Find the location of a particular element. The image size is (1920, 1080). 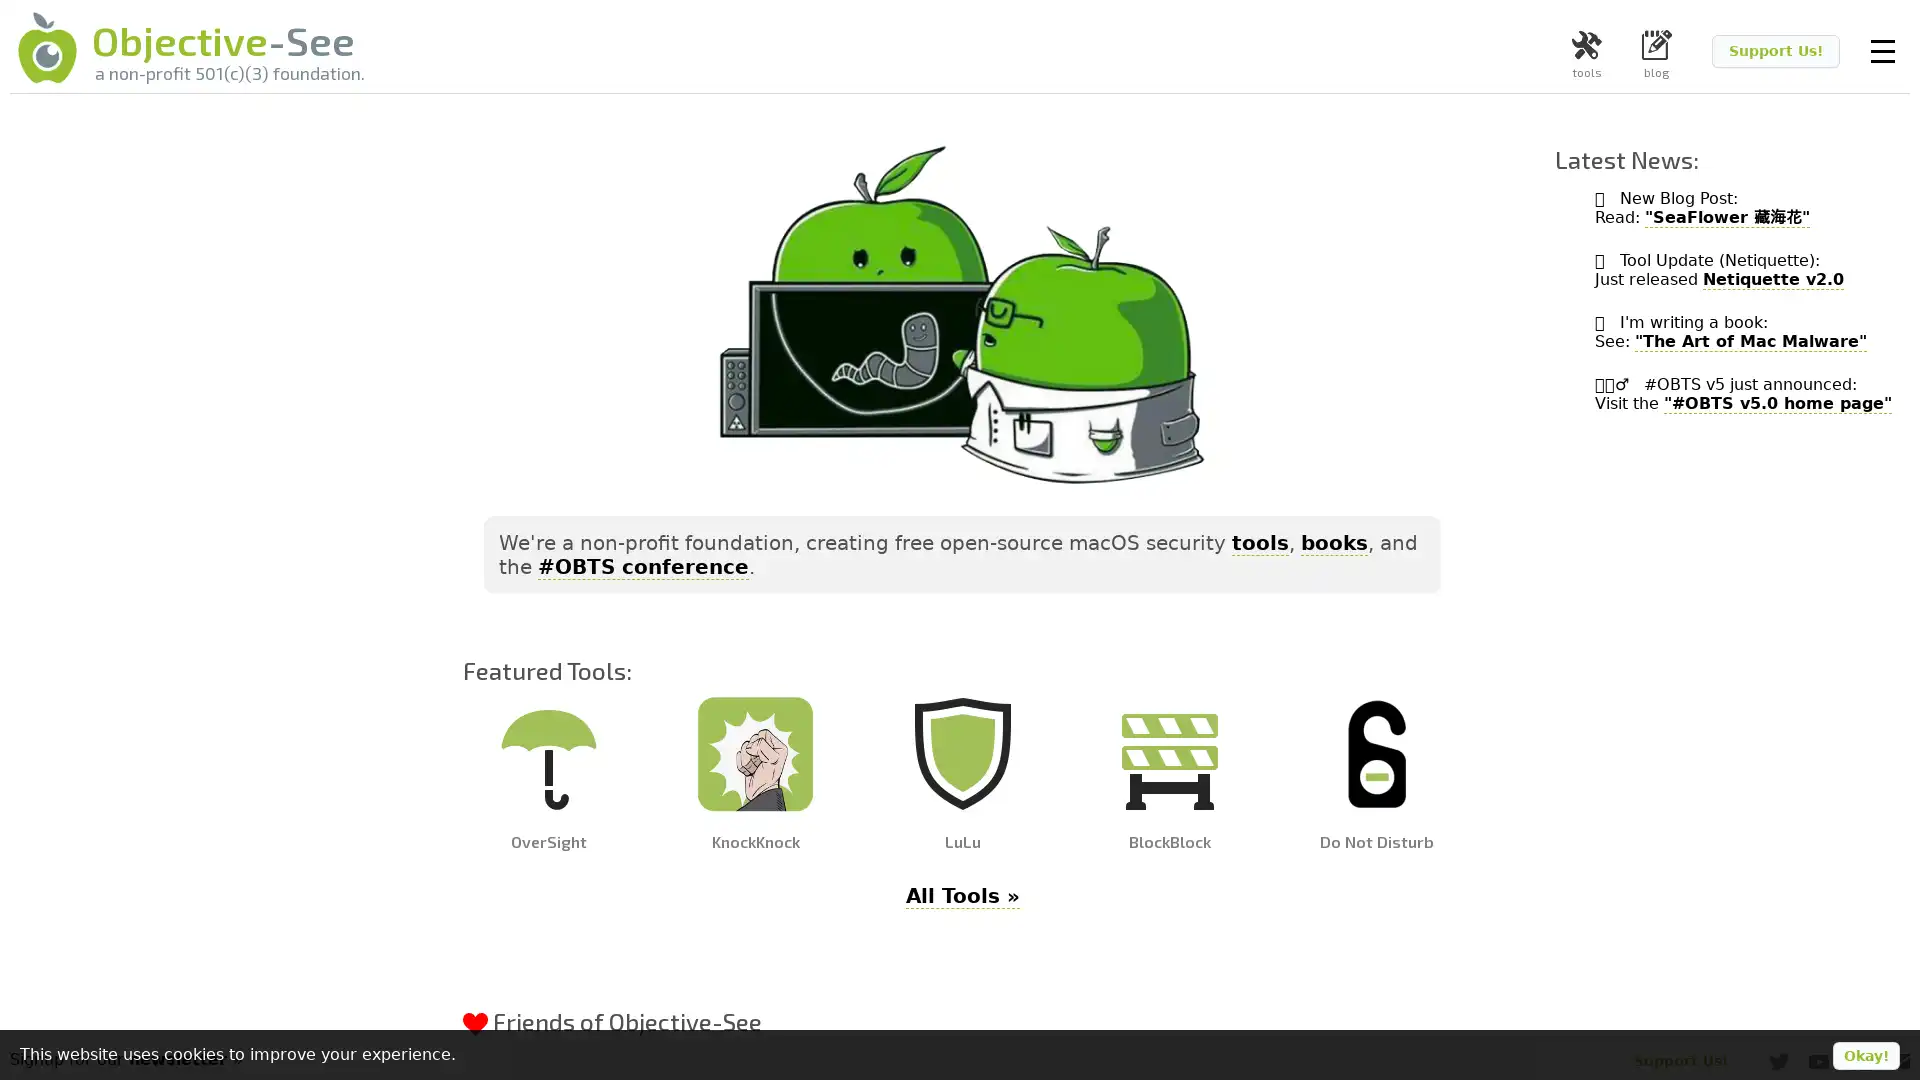

Support Us! is located at coordinates (1776, 50).